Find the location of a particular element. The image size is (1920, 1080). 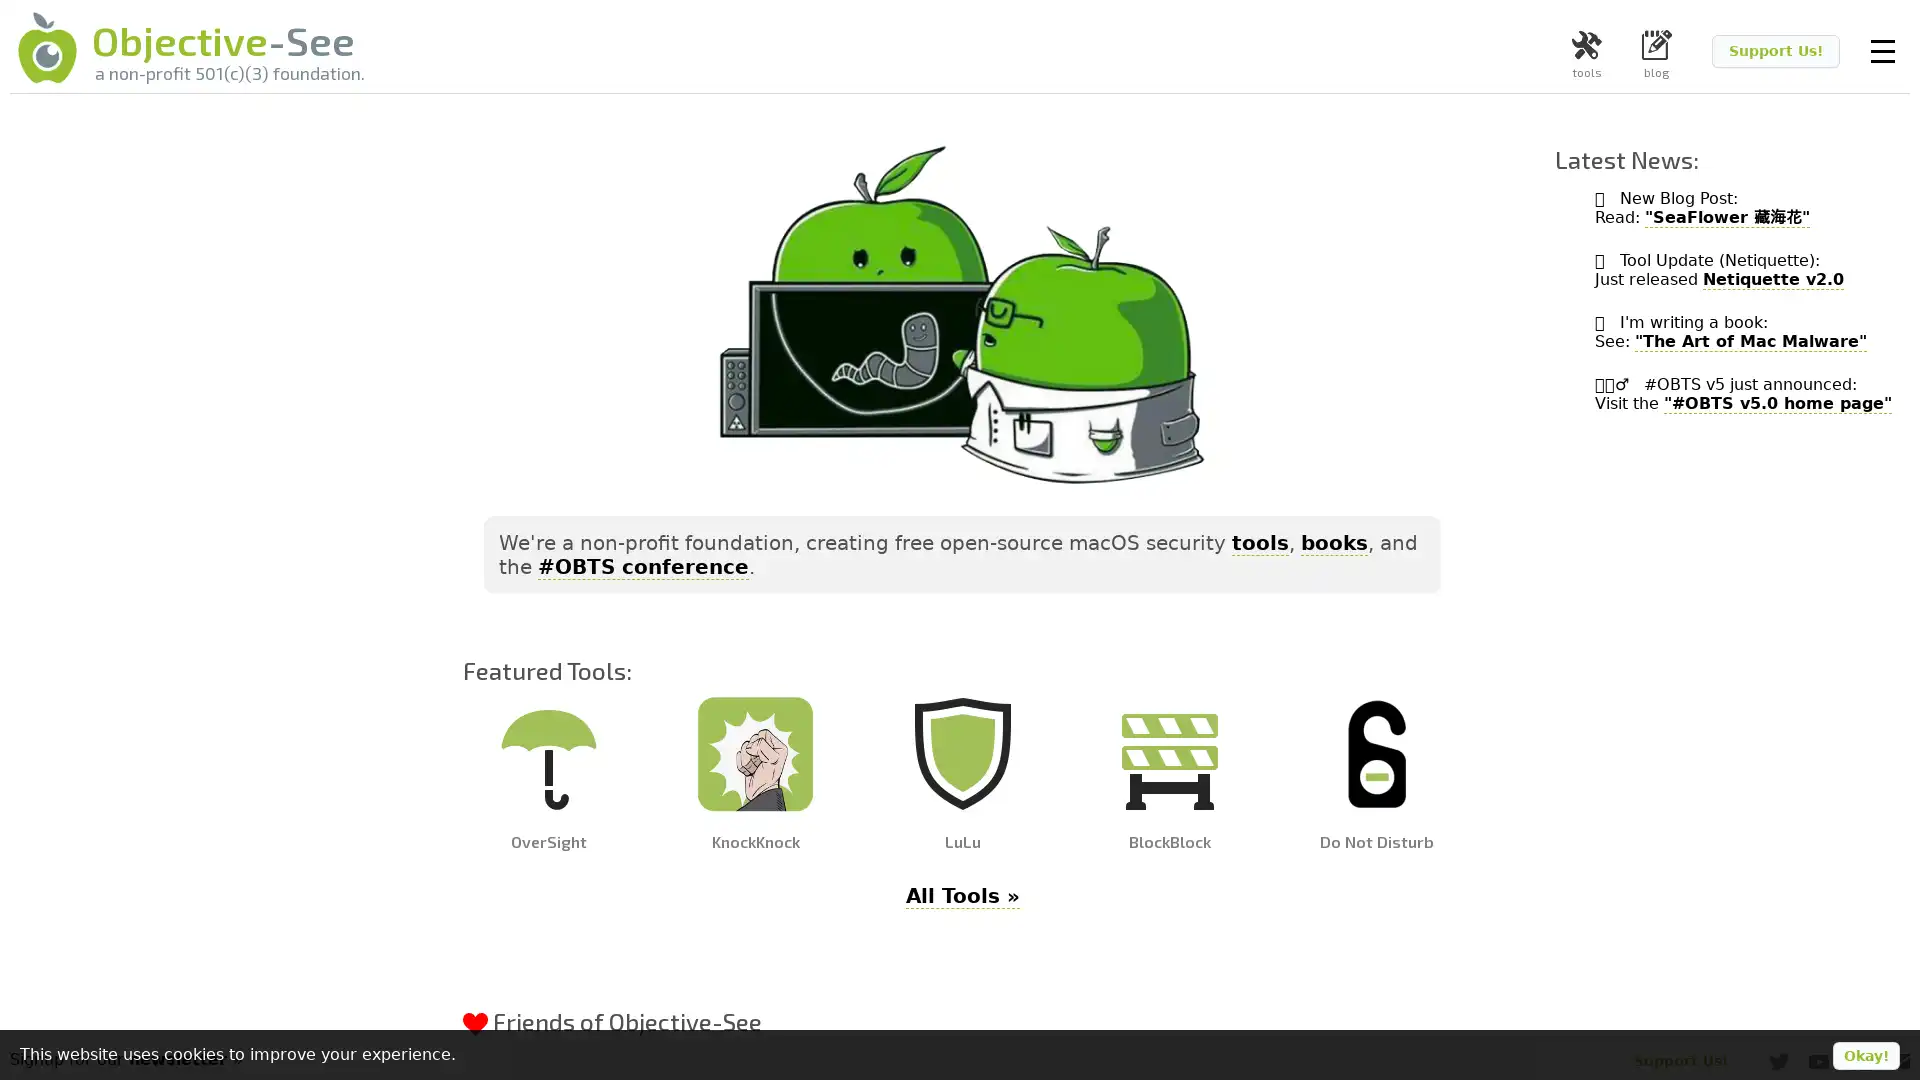

Support Us! is located at coordinates (1776, 50).